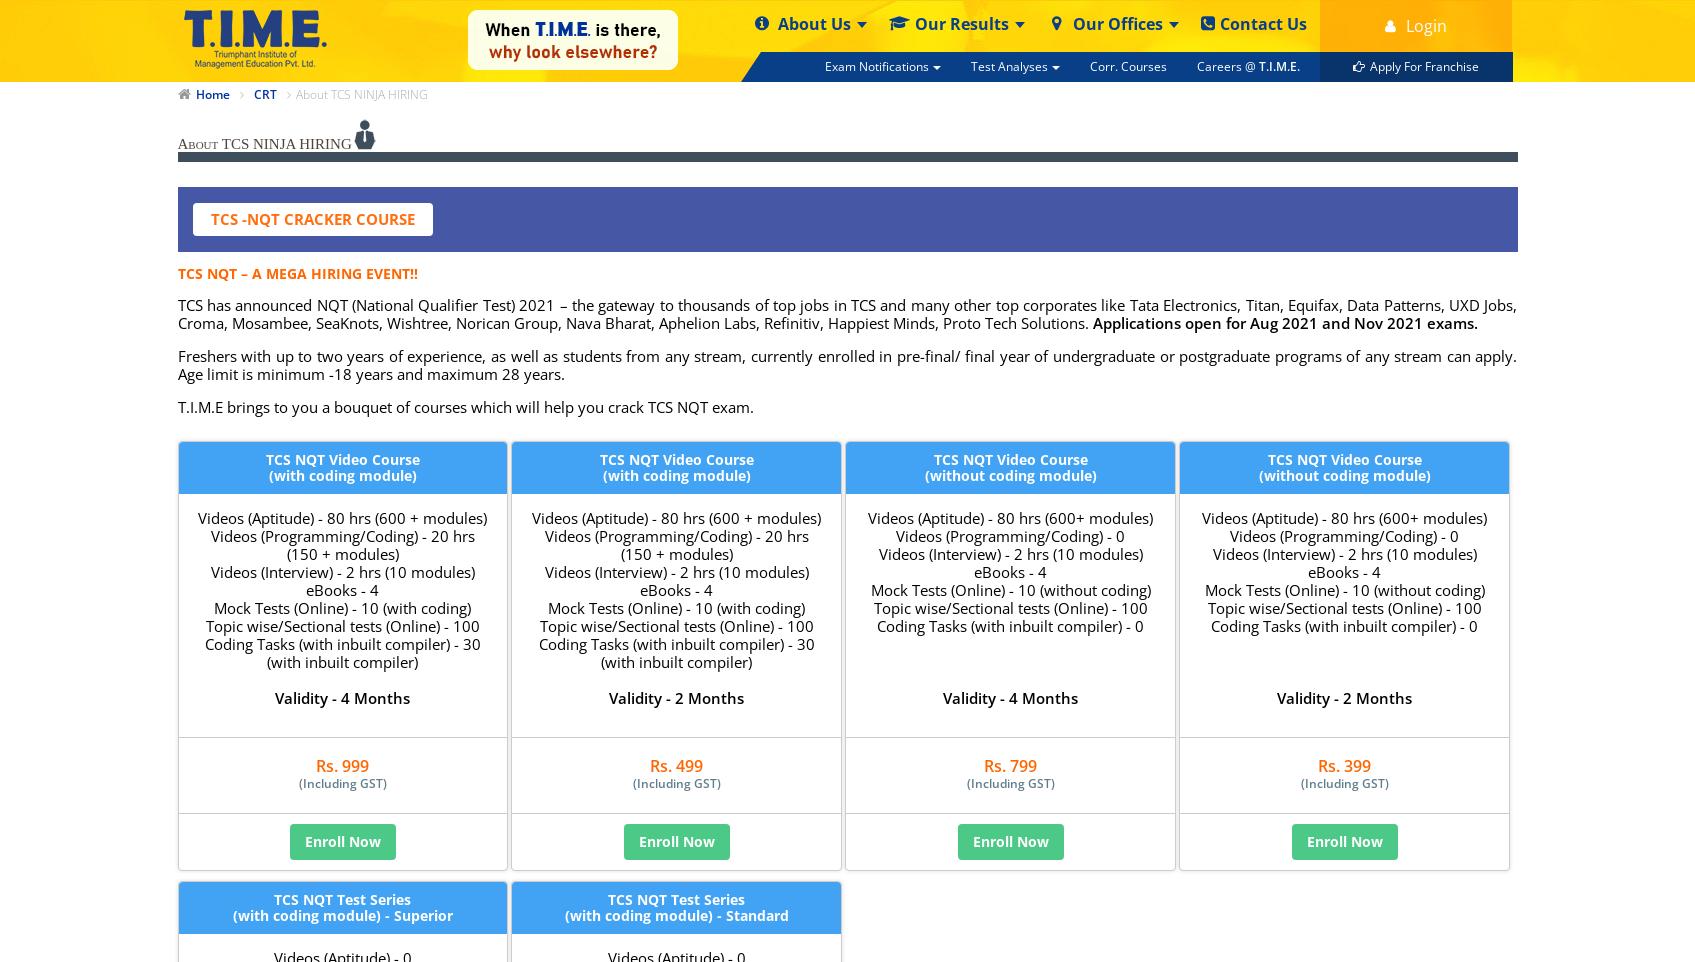 This screenshot has height=962, width=1695. Describe the element at coordinates (176, 143) in the screenshot. I see `'About TCS NINJA HIRING'` at that location.